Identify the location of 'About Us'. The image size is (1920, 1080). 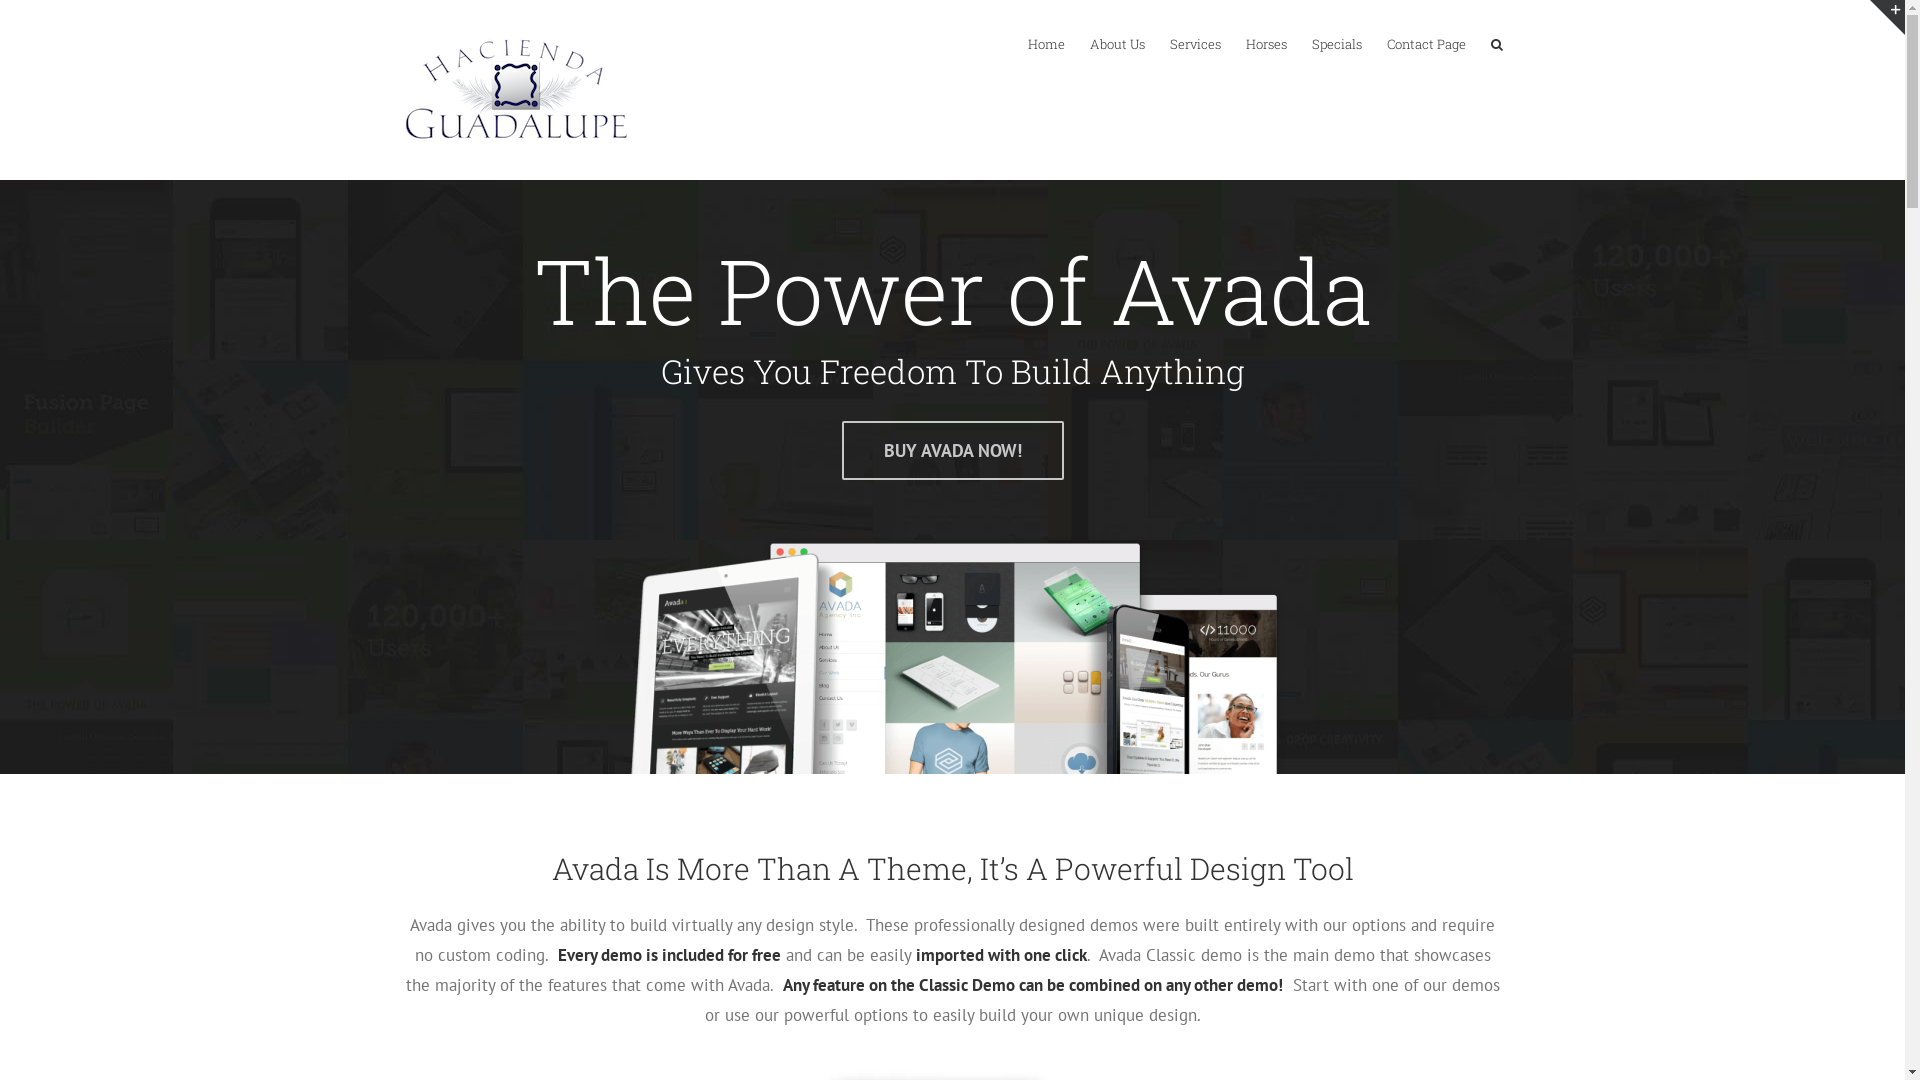
(1116, 42).